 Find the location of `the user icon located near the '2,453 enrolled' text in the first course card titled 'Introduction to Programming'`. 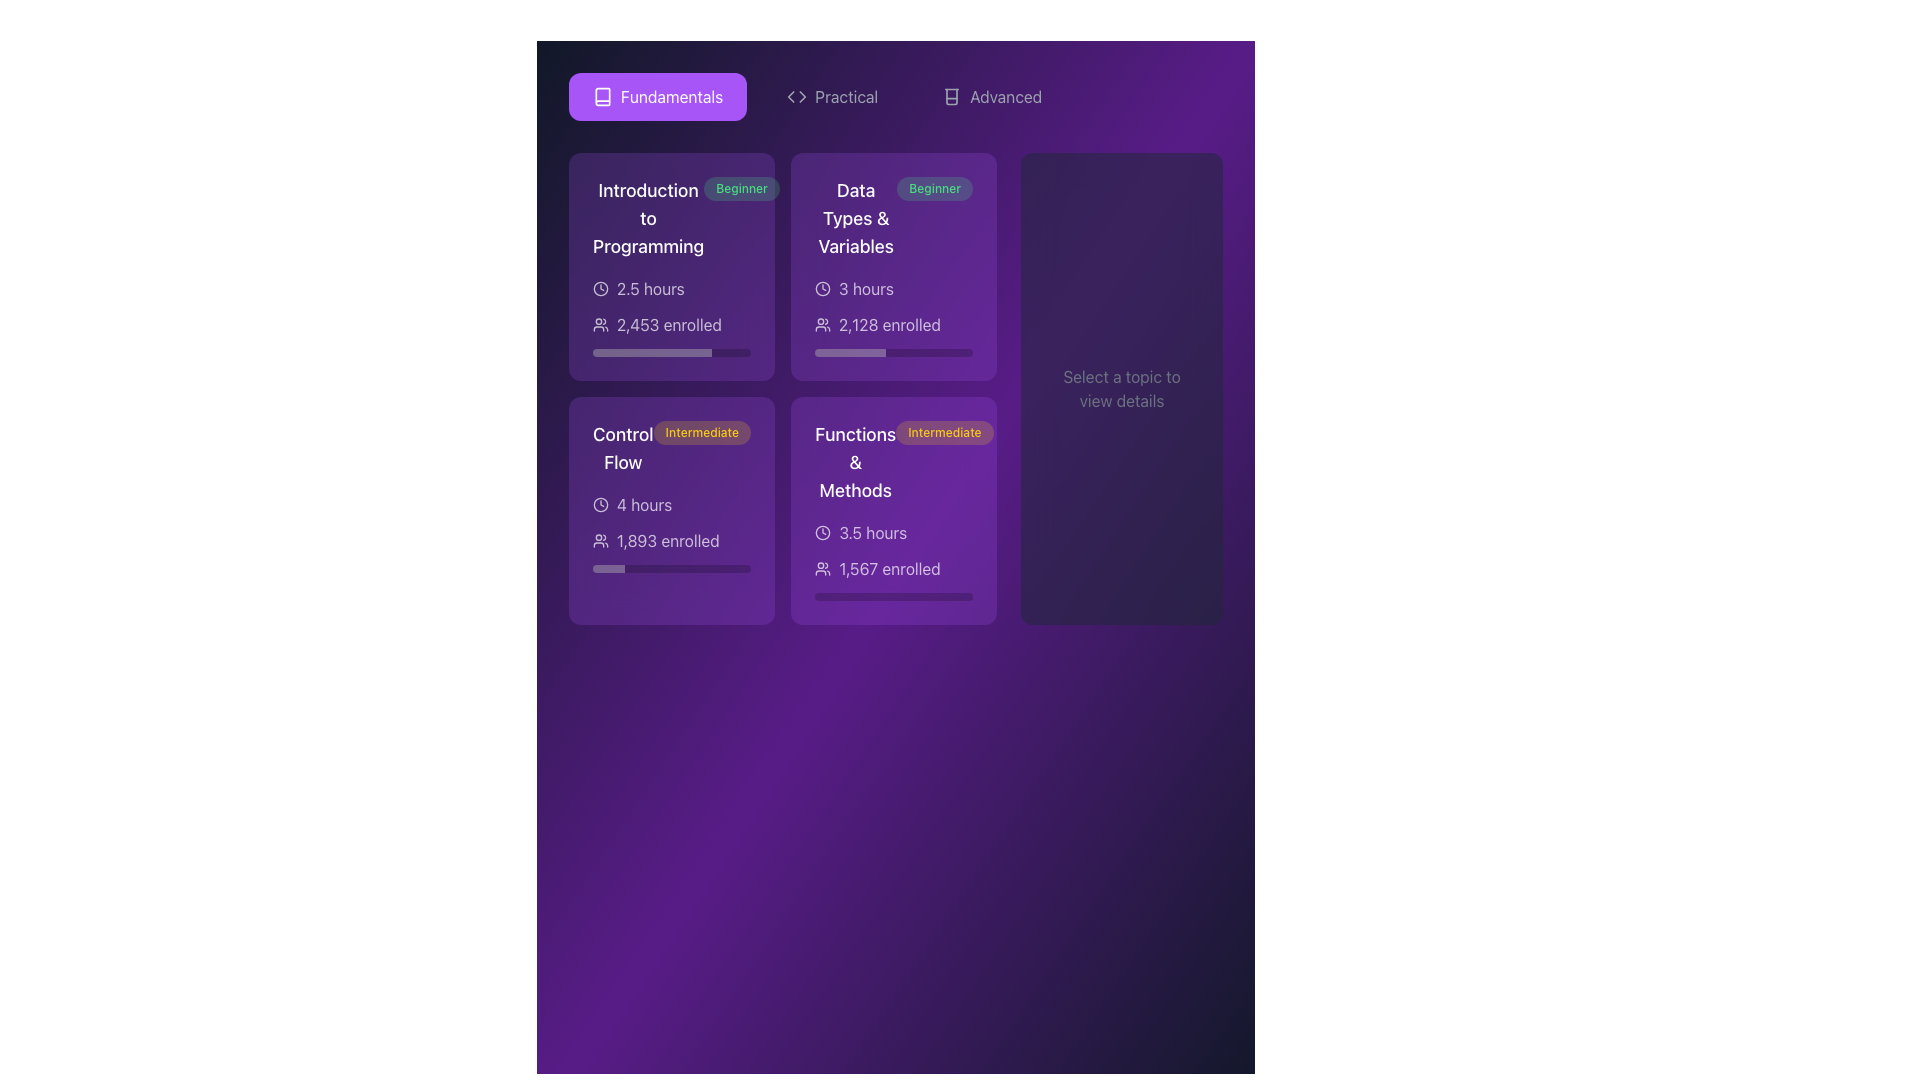

the user icon located near the '2,453 enrolled' text in the first course card titled 'Introduction to Programming' is located at coordinates (599, 323).